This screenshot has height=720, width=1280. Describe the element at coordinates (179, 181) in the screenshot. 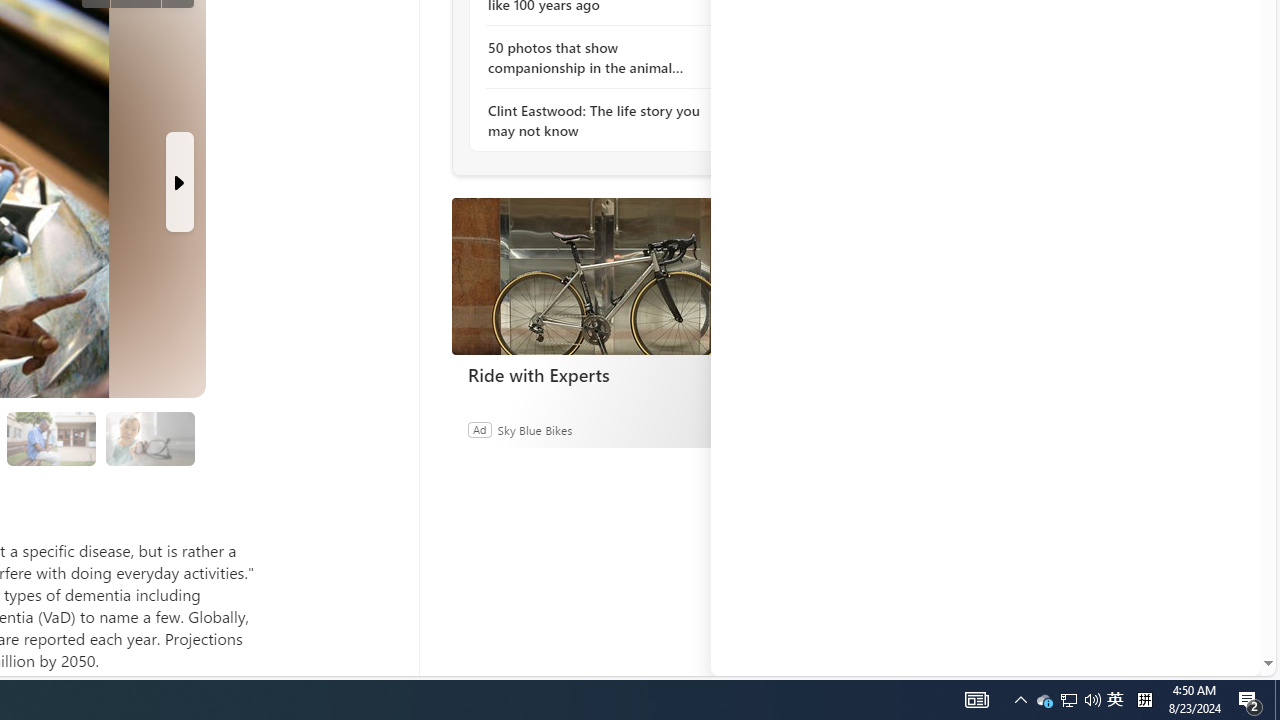

I see `'Next Slide'` at that location.